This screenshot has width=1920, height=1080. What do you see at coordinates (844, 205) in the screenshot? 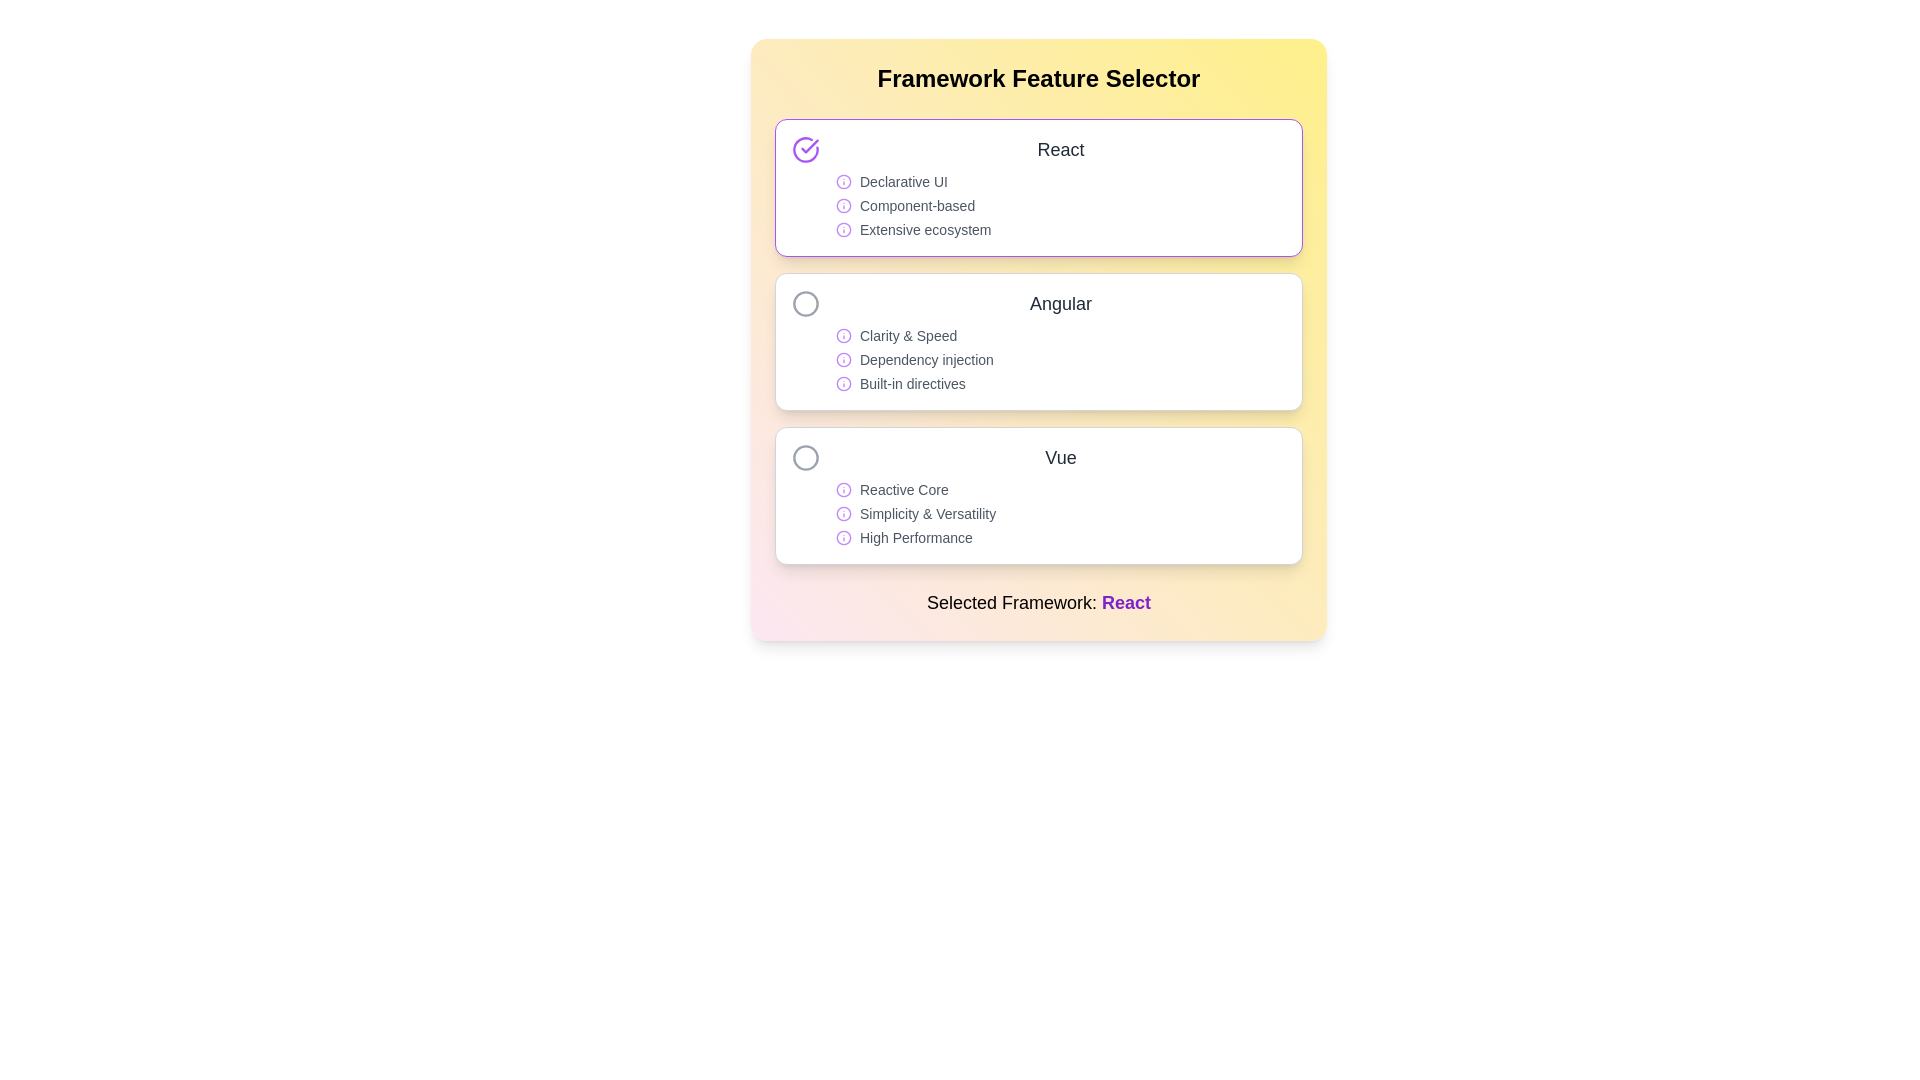
I see `the informative icon located to the left of the 'Component-based' text in the 'React' option group of the framework selection section` at bounding box center [844, 205].